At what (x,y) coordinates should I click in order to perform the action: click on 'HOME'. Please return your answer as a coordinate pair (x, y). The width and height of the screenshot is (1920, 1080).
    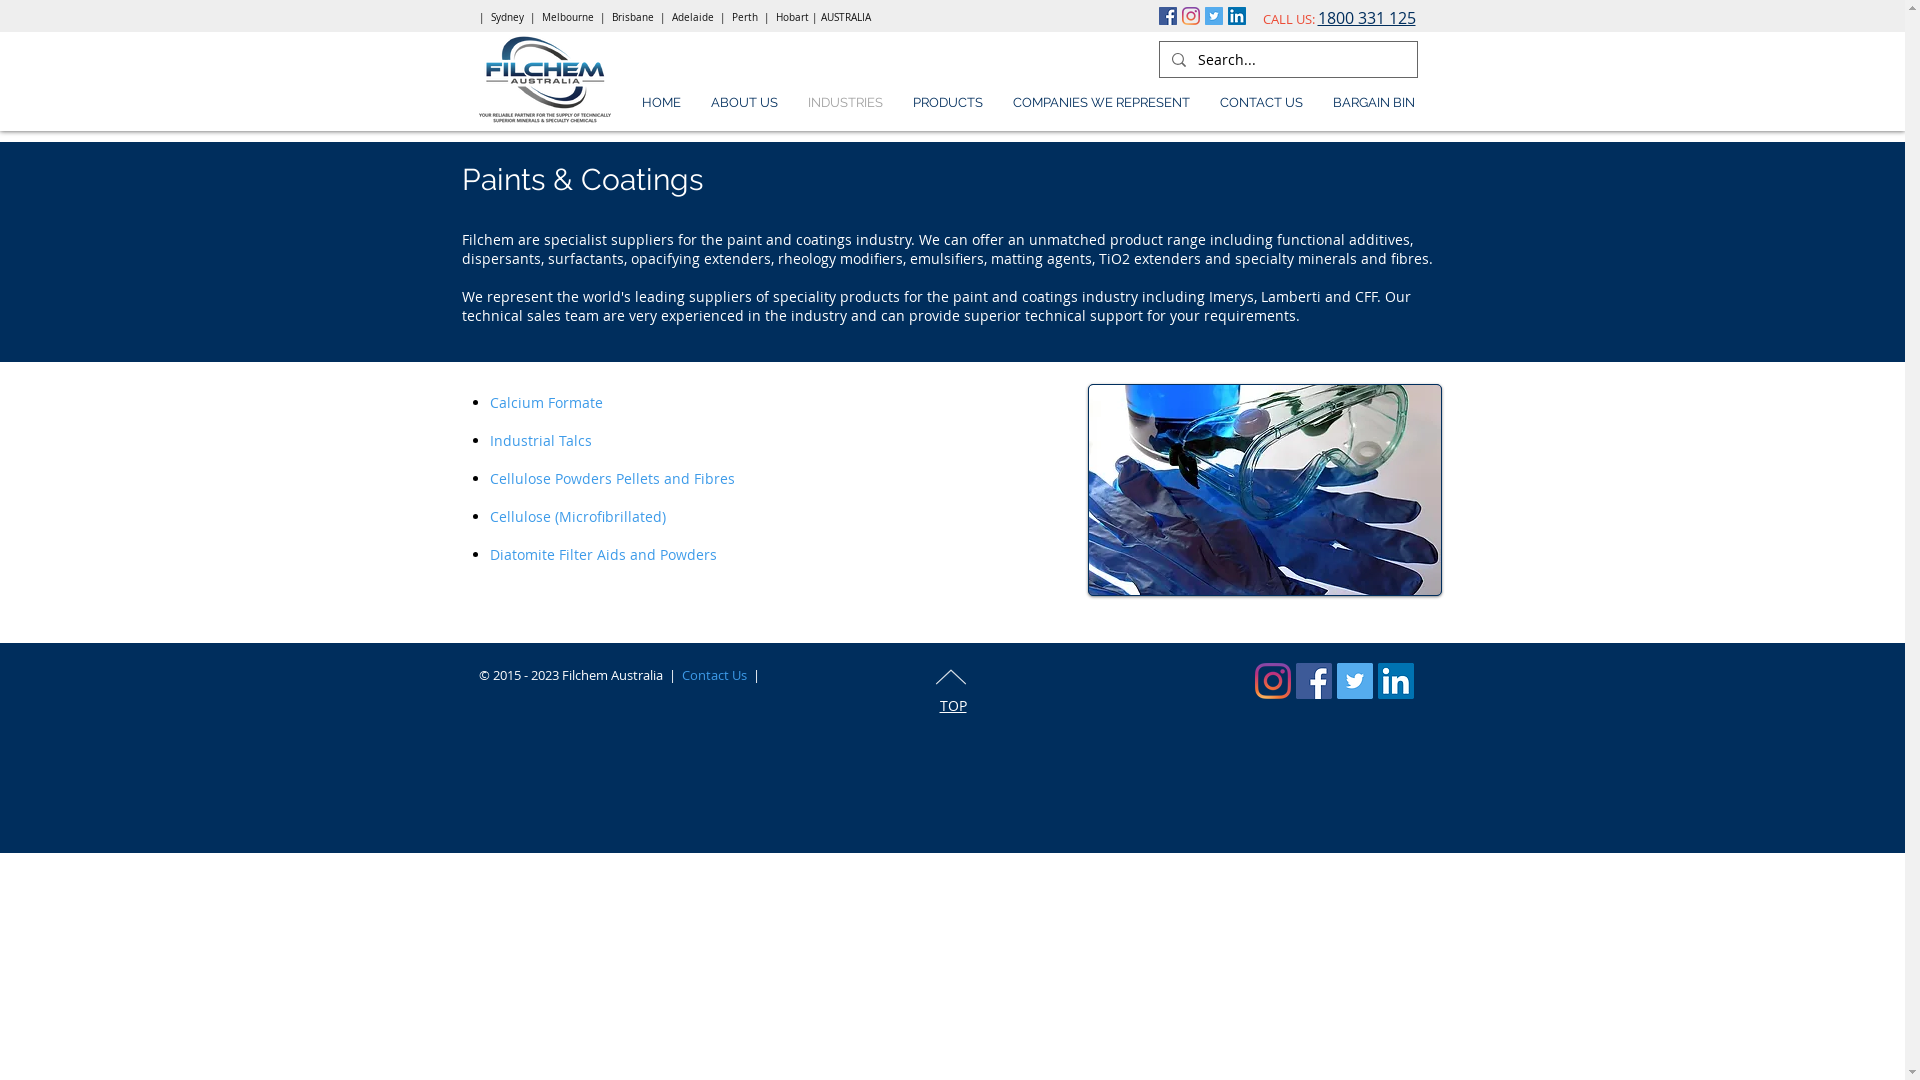
    Looking at the image, I should click on (660, 102).